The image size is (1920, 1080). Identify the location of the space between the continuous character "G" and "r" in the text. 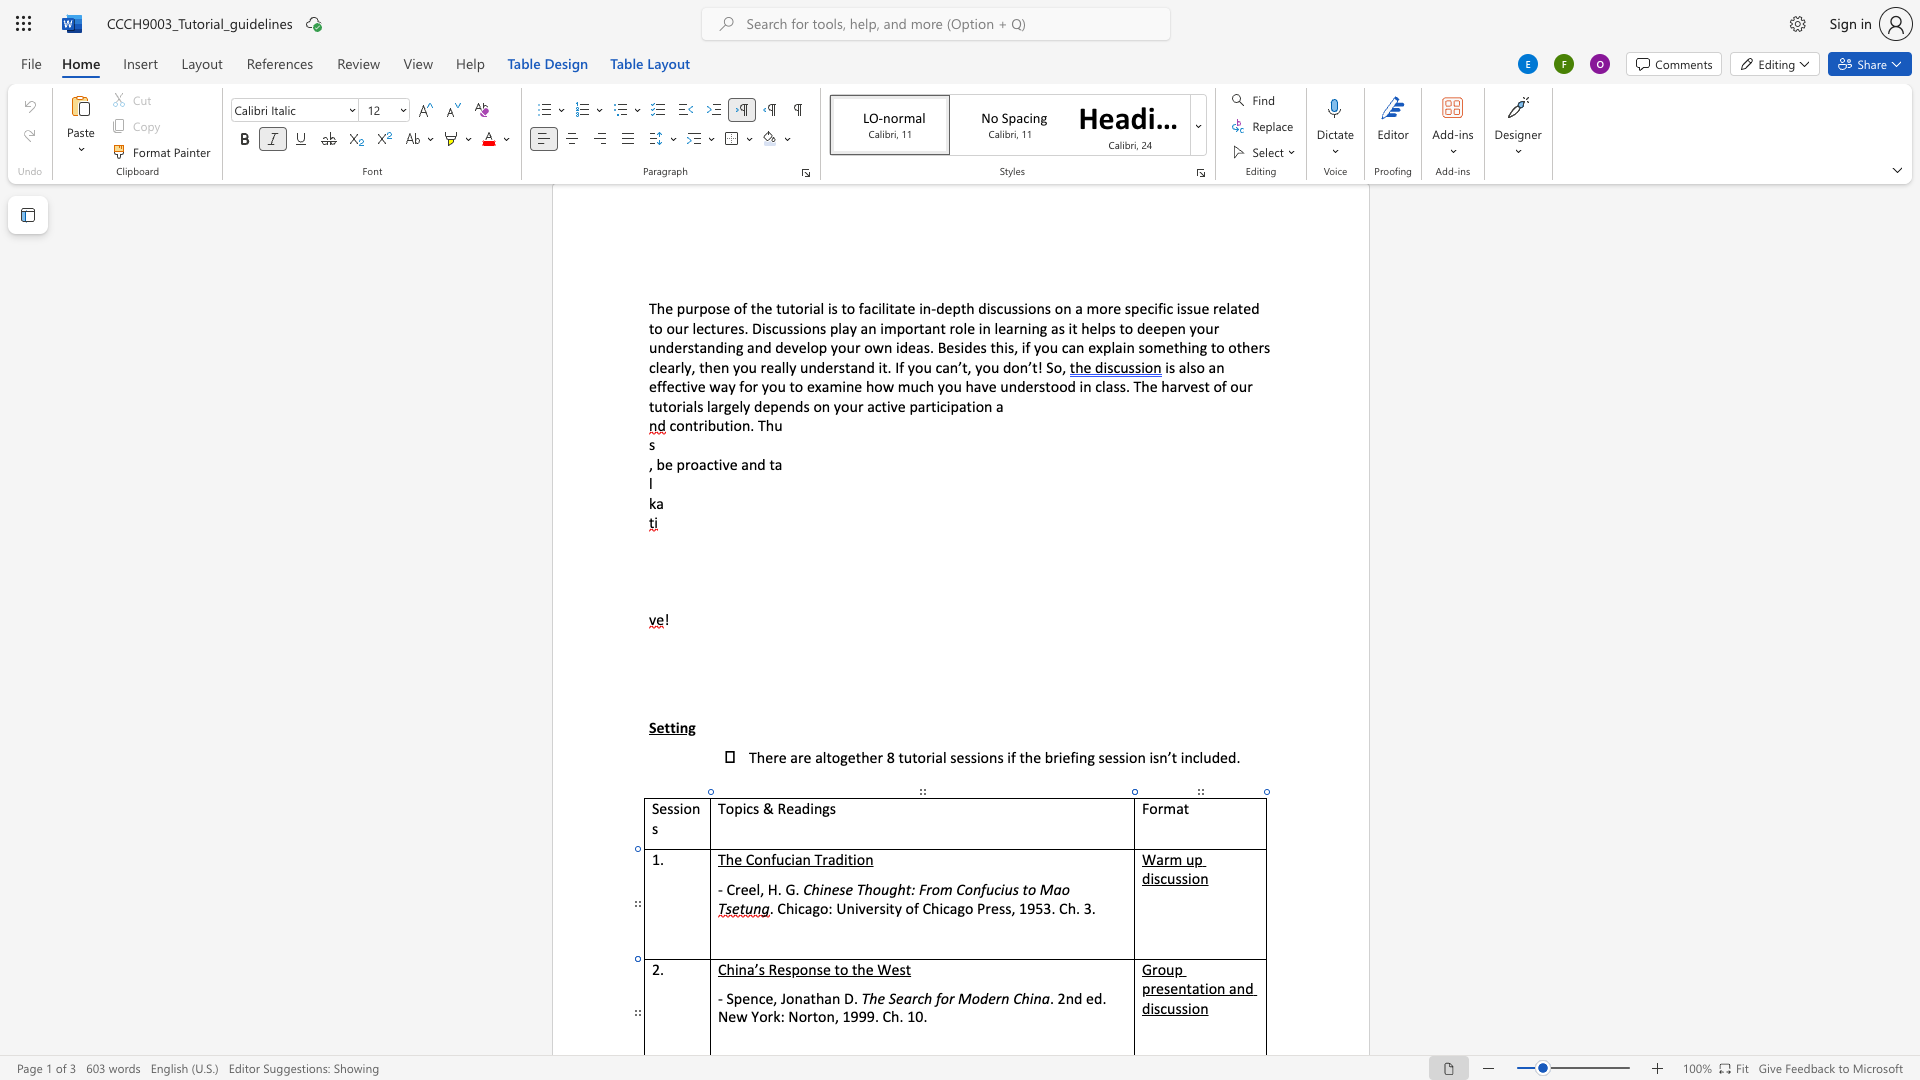
(1151, 968).